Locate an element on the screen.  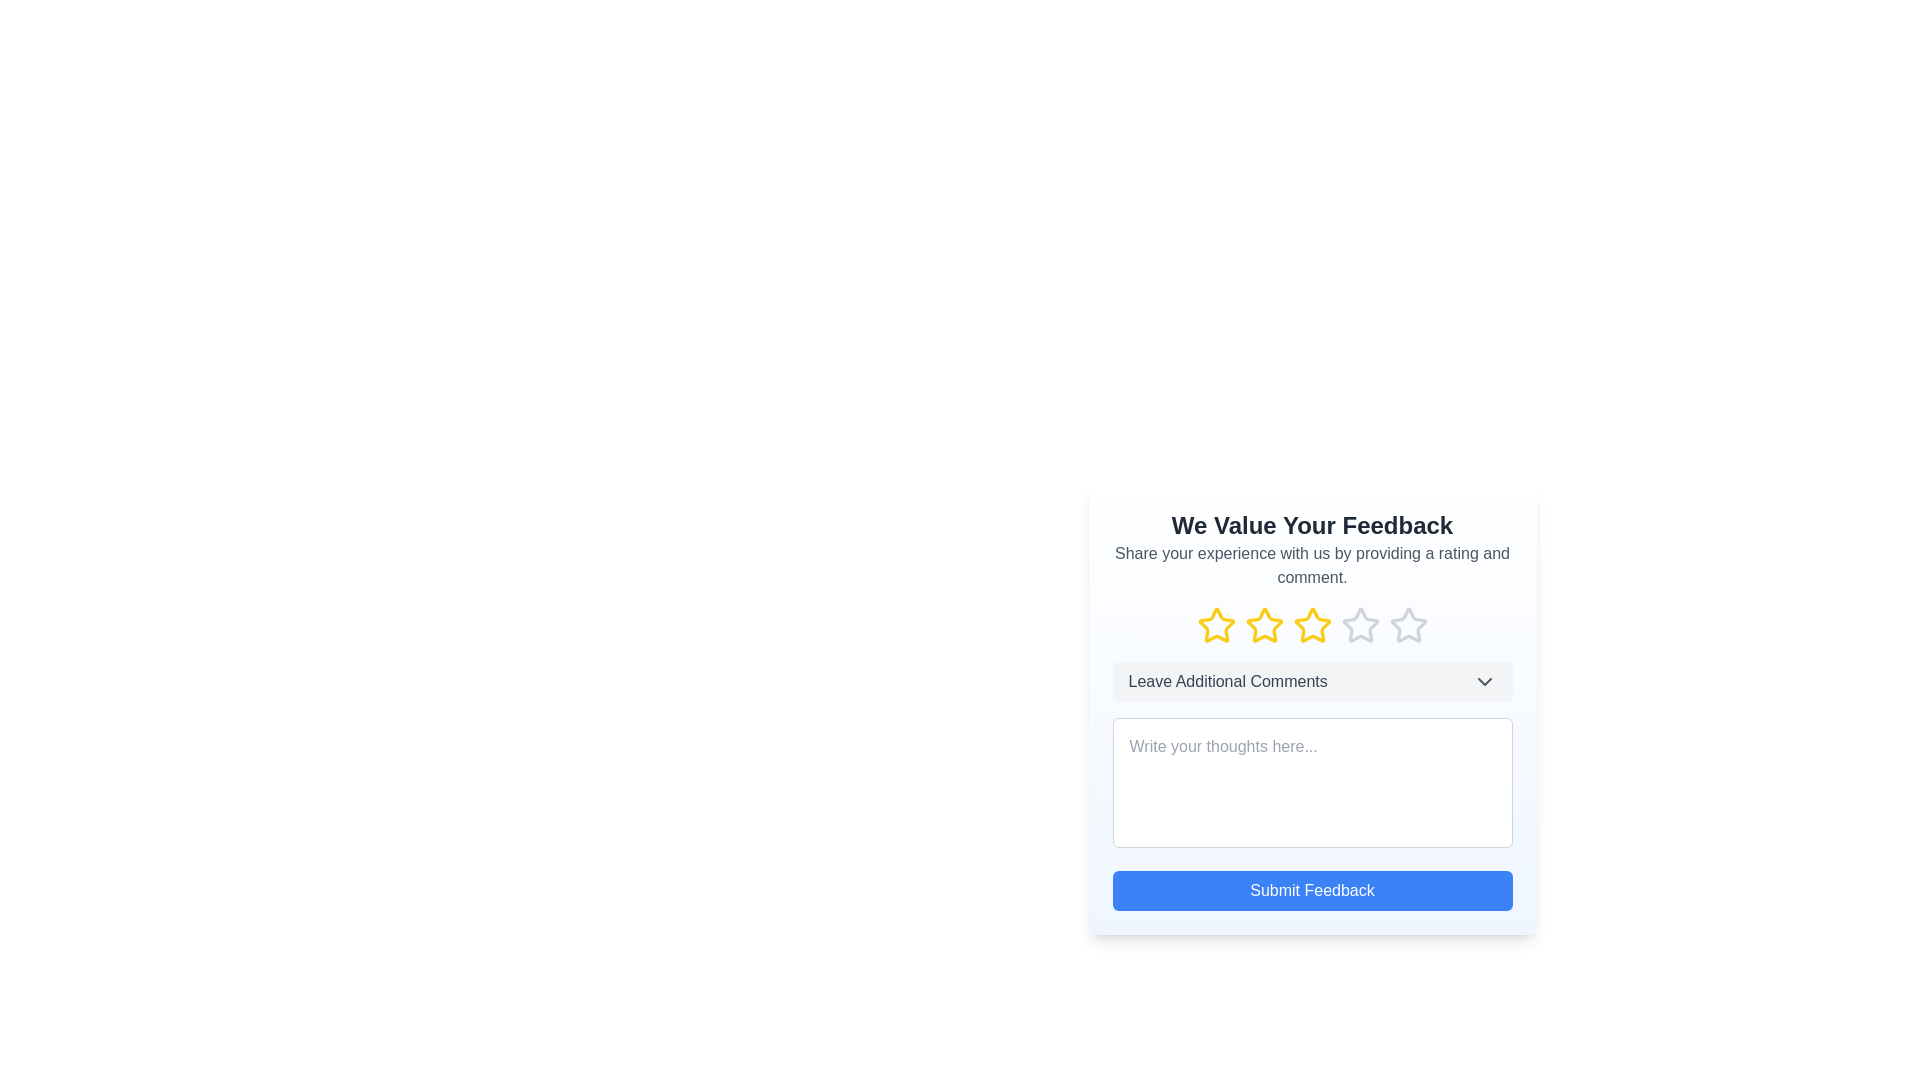
the fifth star in the five-star rating system is located at coordinates (1407, 624).